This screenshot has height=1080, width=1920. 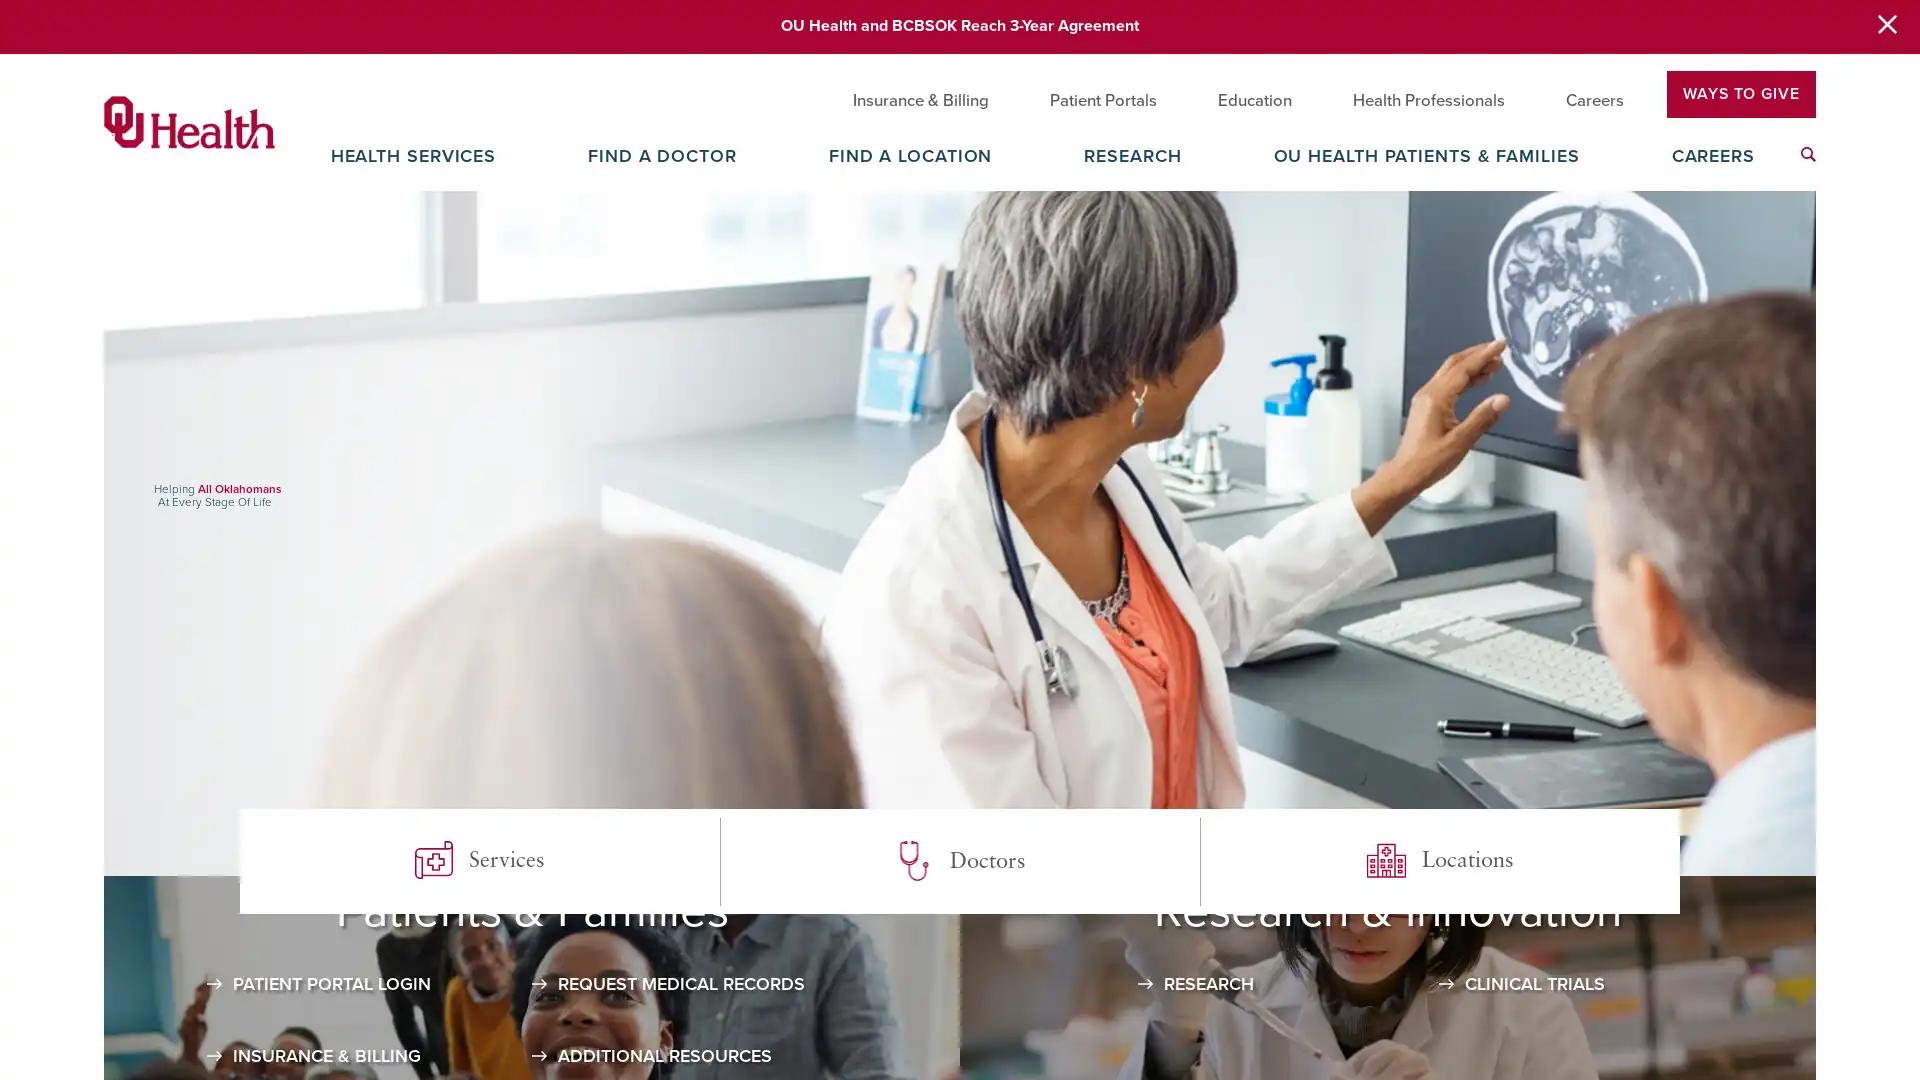 I want to click on Close Warning Alert, so click(x=1885, y=26).